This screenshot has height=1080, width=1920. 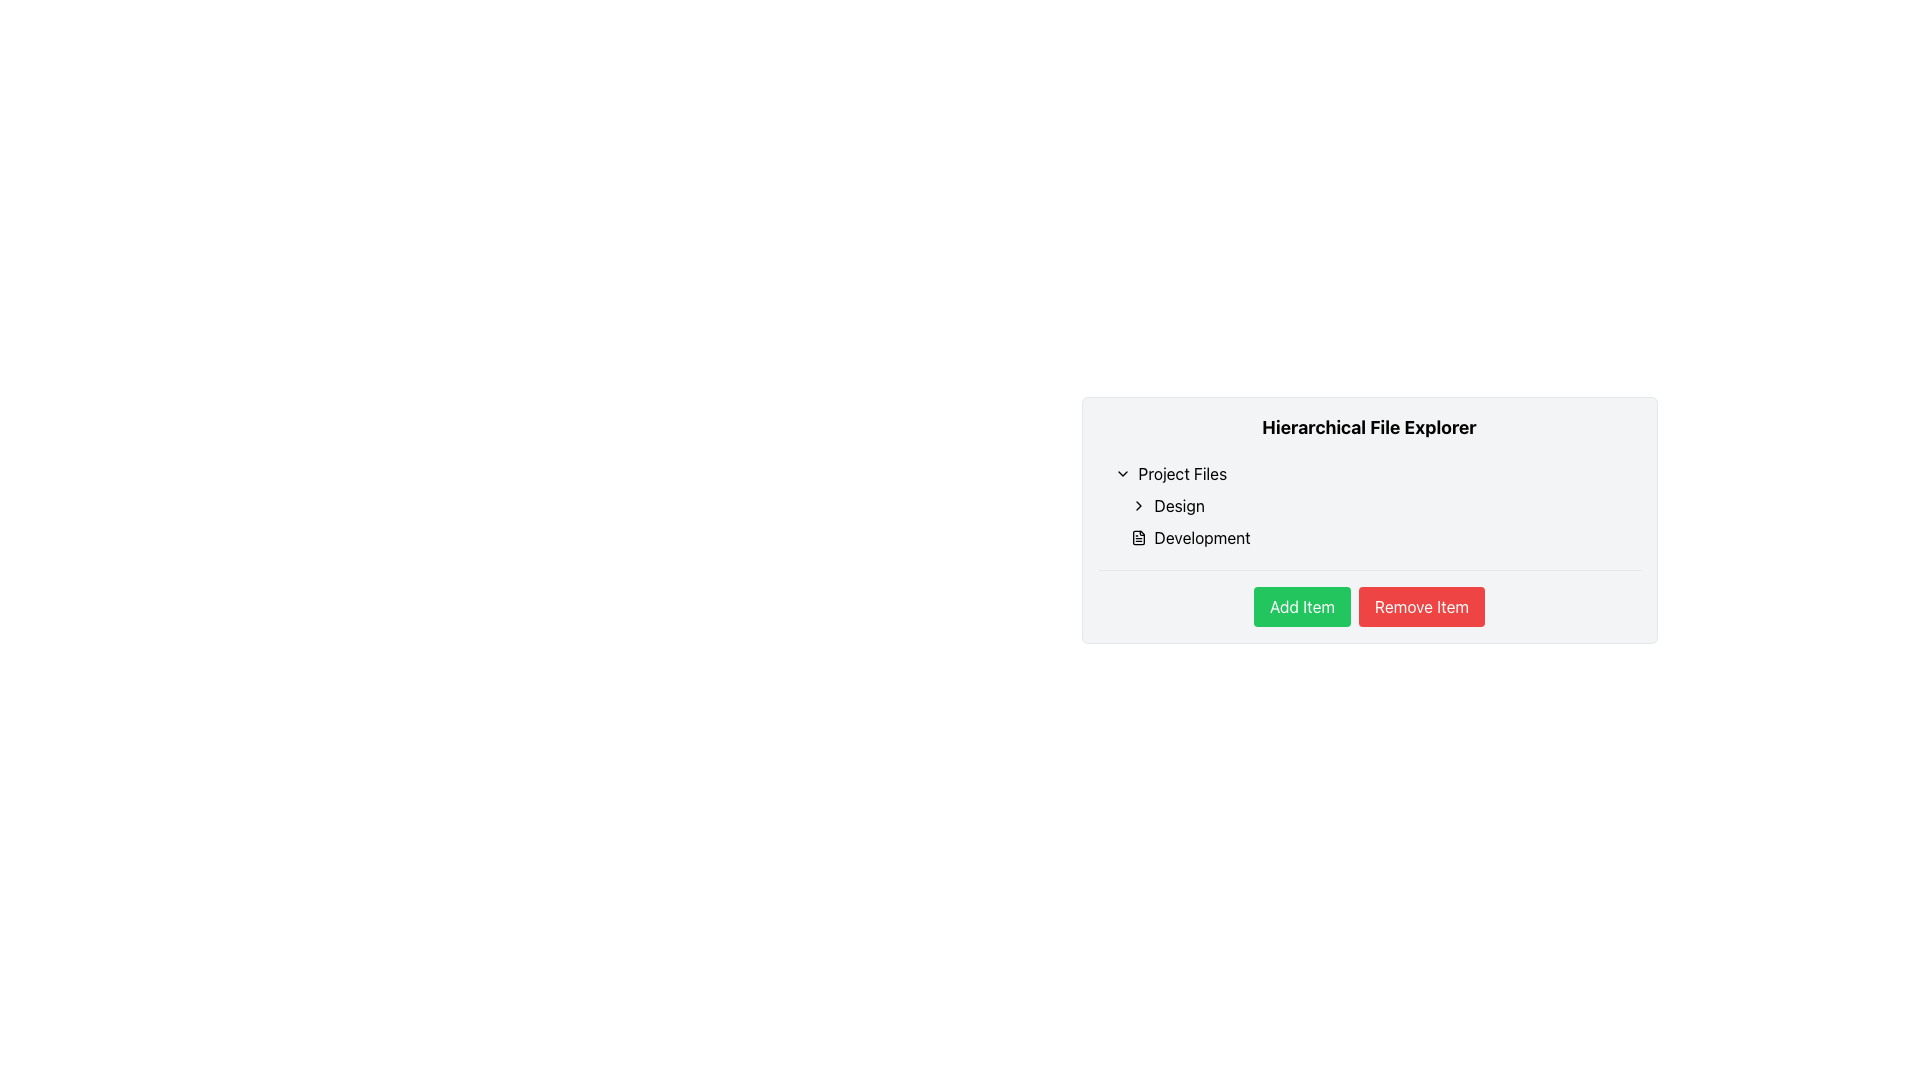 I want to click on the downward-pointing chevron icon with a thin black outline, located to the left of the 'Project Files' text label, so click(x=1122, y=474).